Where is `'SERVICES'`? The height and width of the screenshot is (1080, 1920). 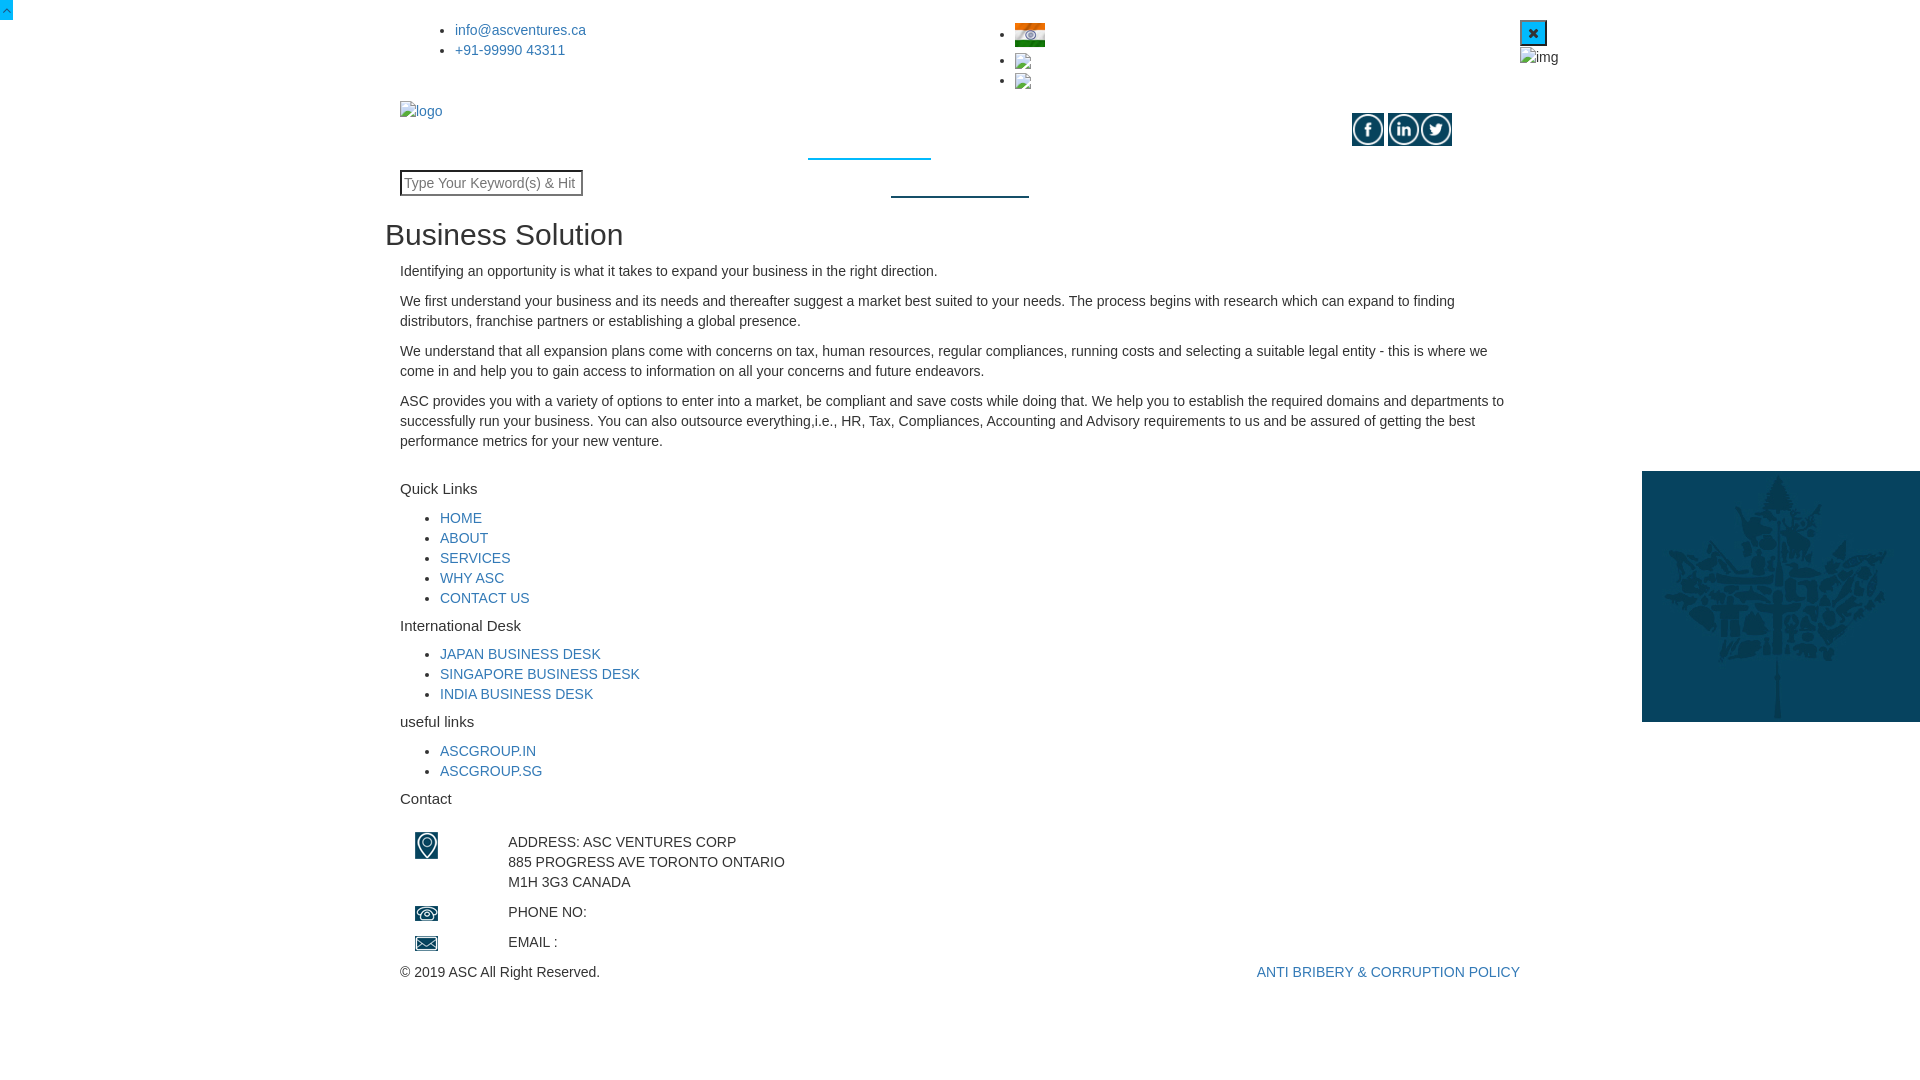 'SERVICES' is located at coordinates (869, 135).